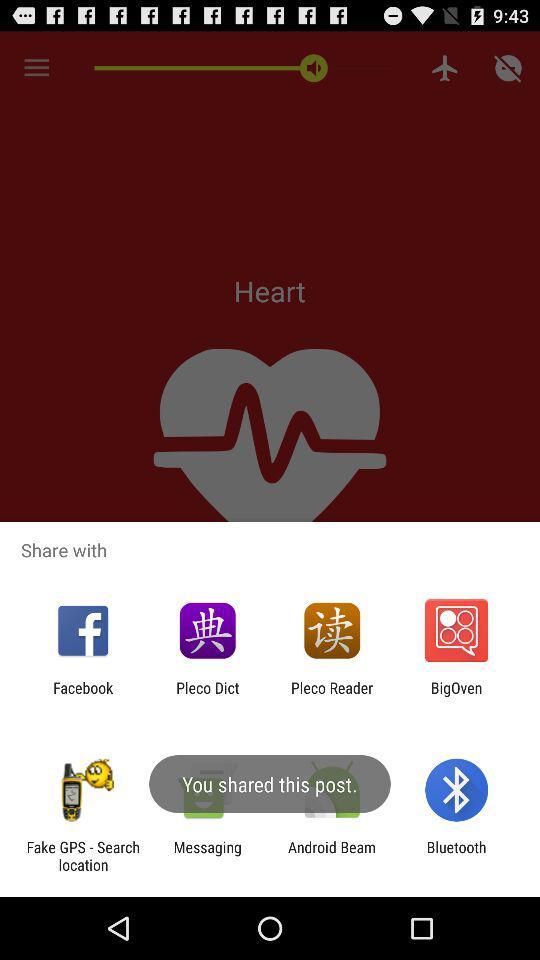 The width and height of the screenshot is (540, 960). What do you see at coordinates (206, 696) in the screenshot?
I see `the item next to pleco reader` at bounding box center [206, 696].